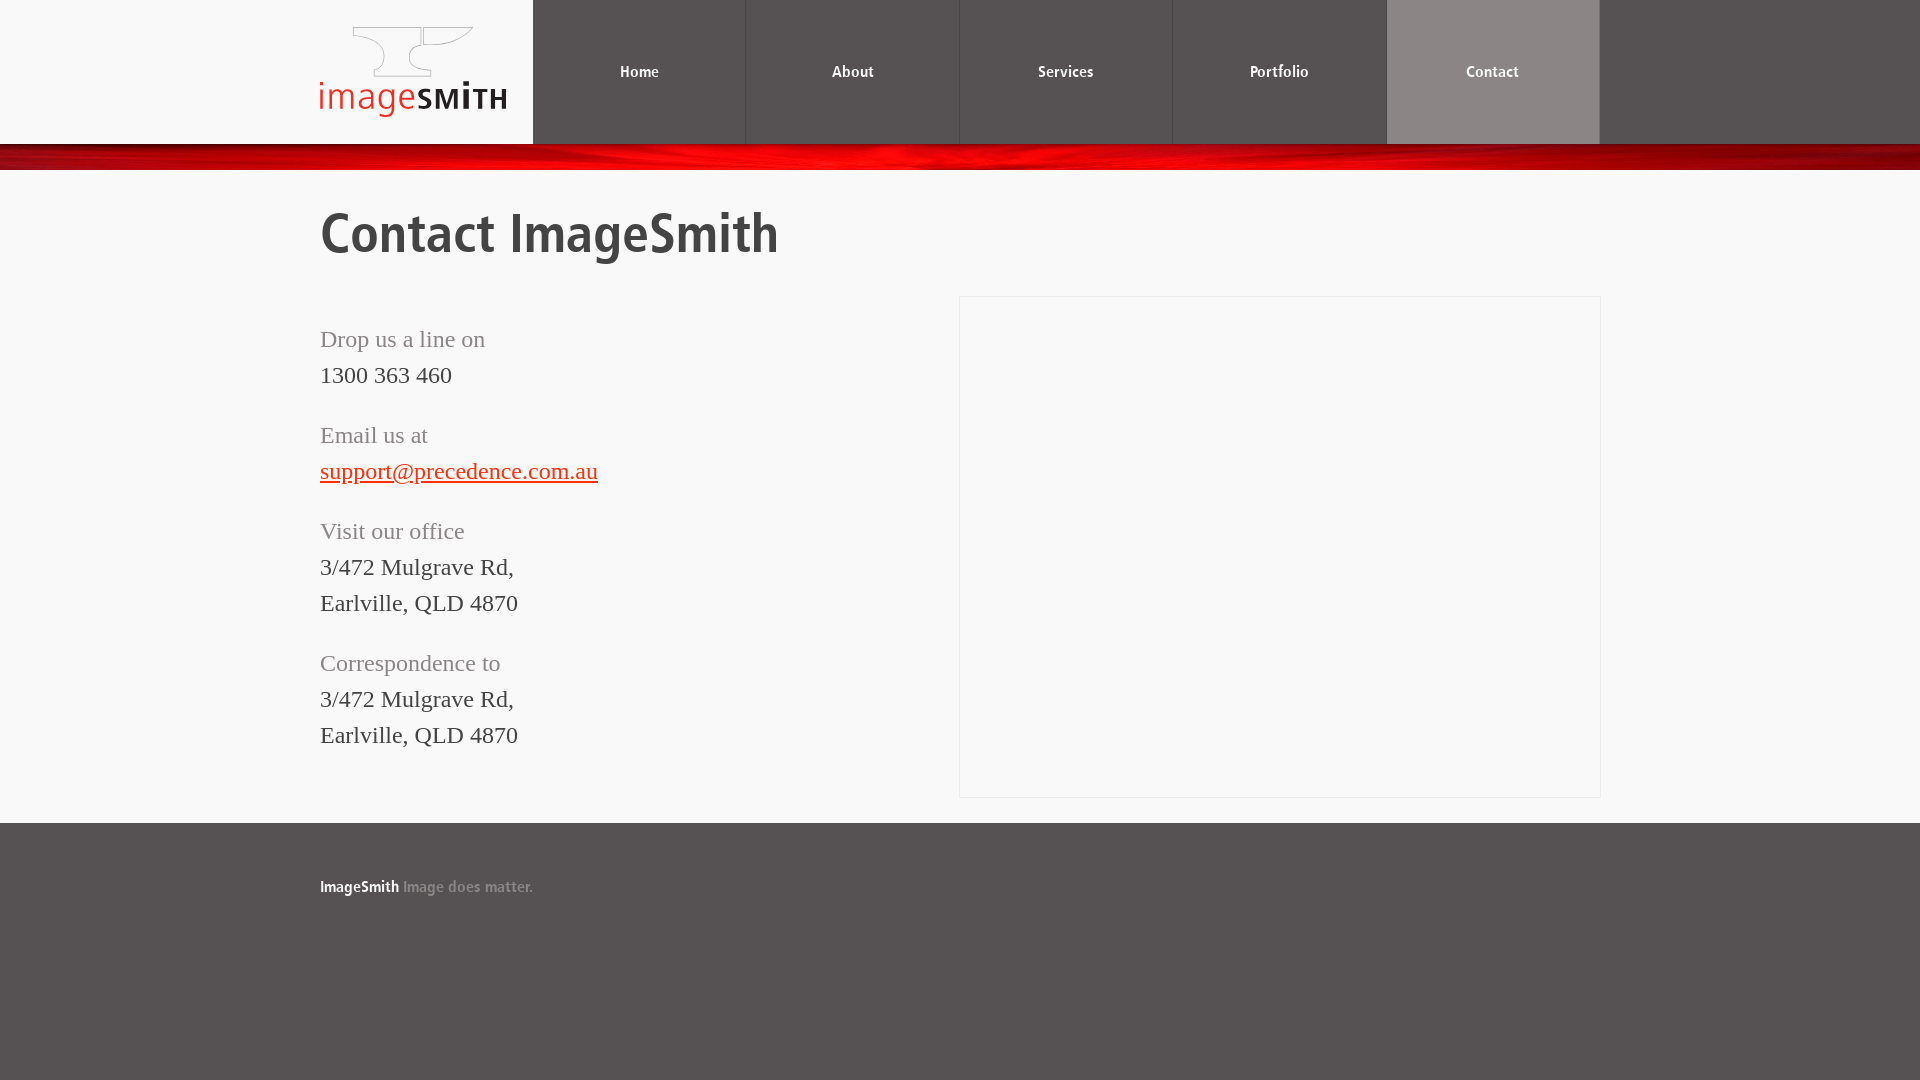 Image resolution: width=1920 pixels, height=1080 pixels. I want to click on 'Portfolio', so click(1278, 71).